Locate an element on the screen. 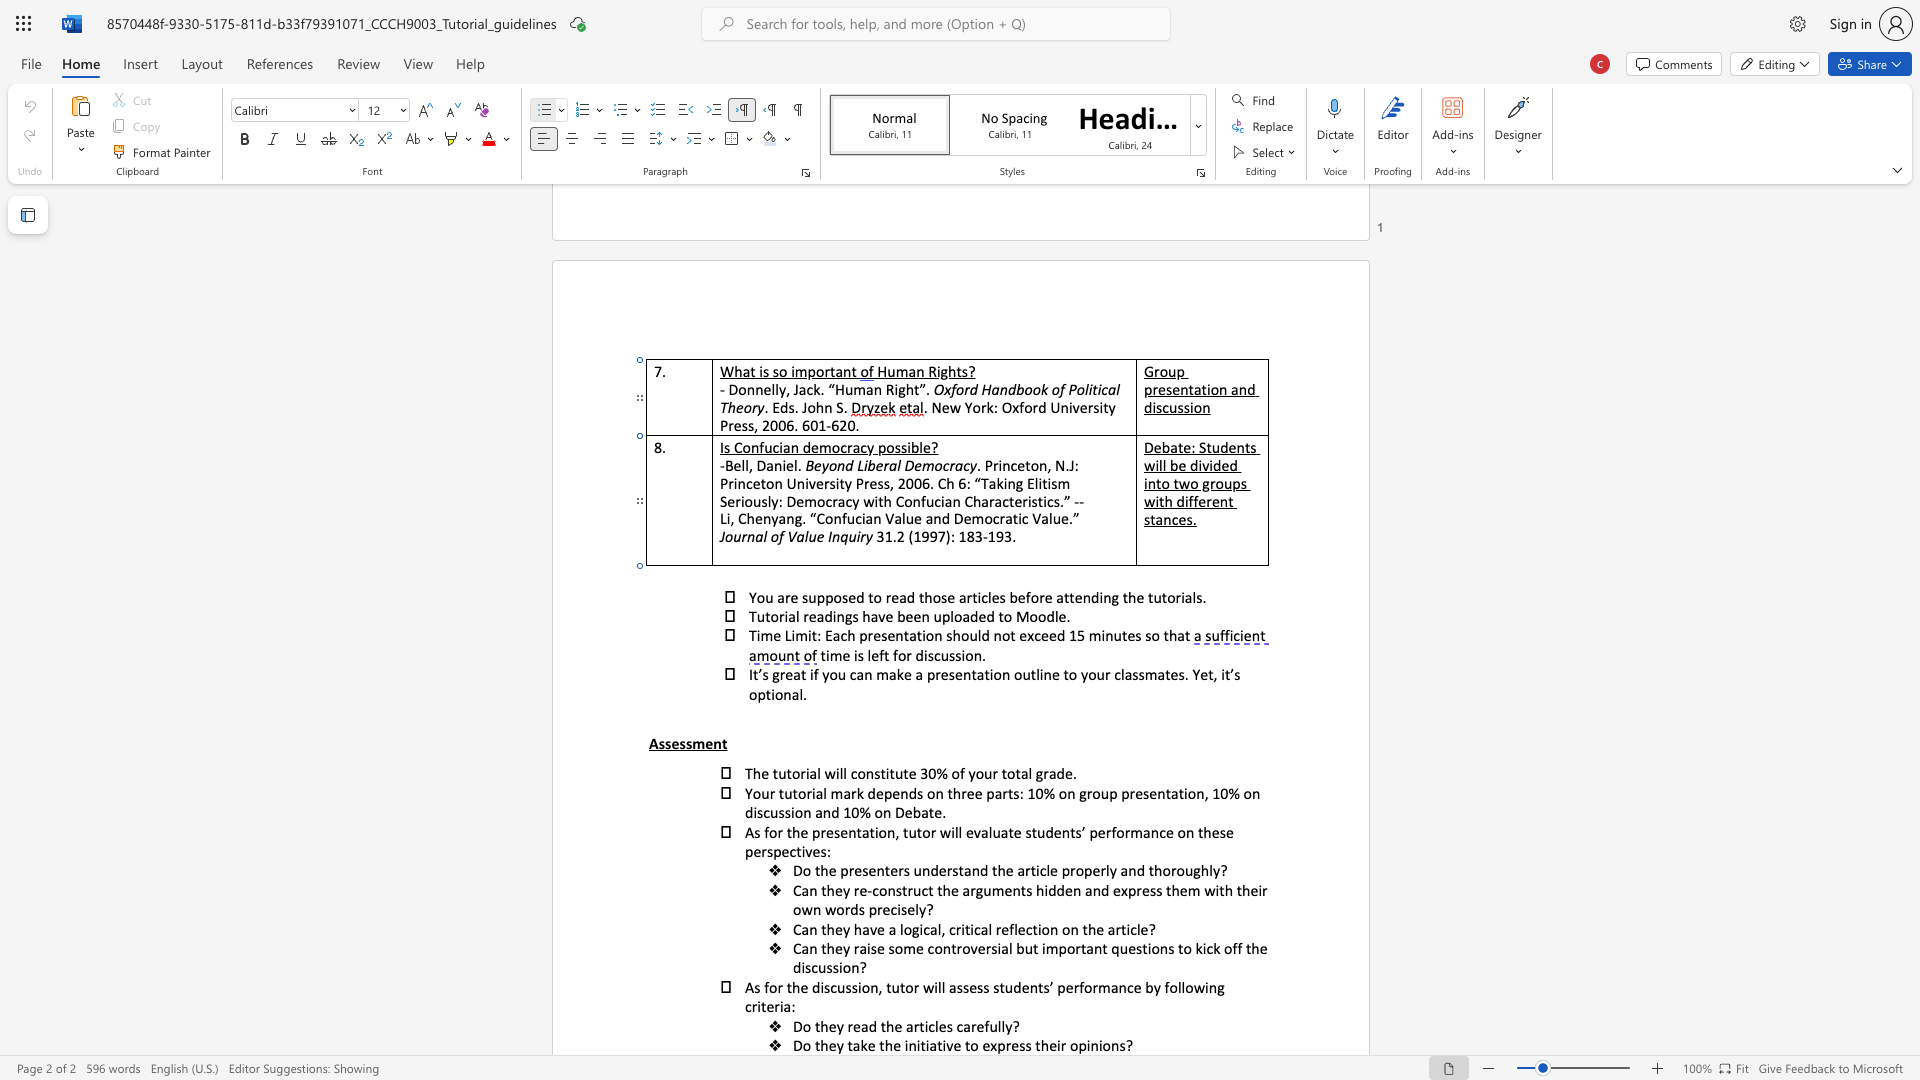  the 1th character "p" in the text is located at coordinates (1001, 1044).